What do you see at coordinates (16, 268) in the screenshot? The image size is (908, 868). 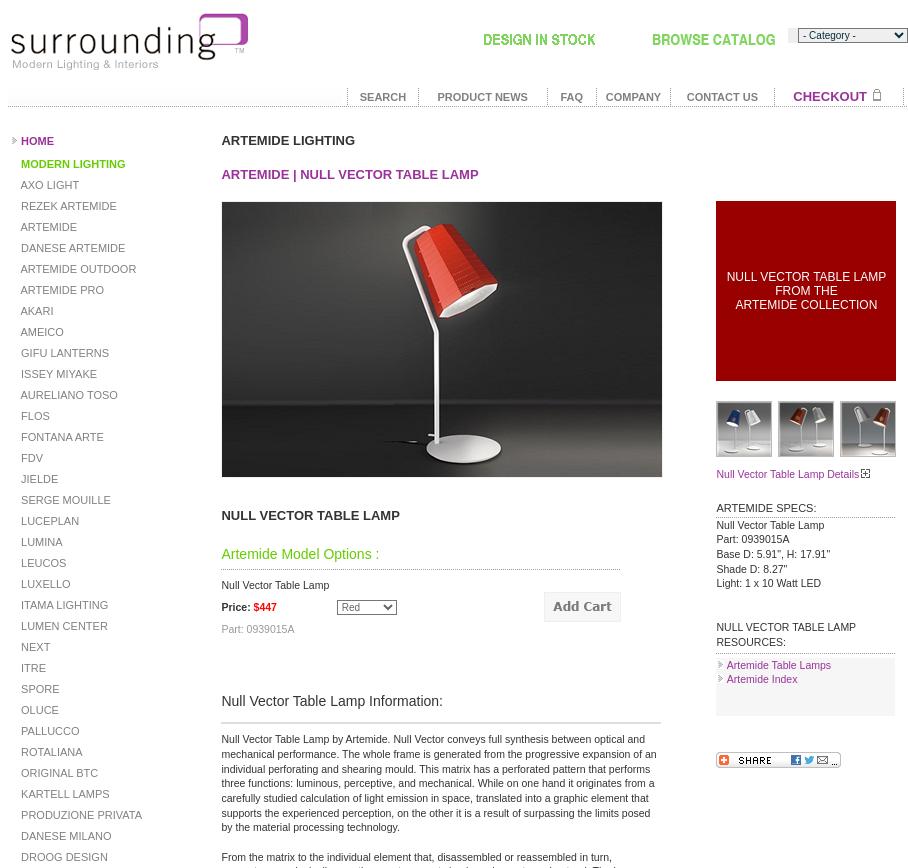 I see `'ARTEMIDE OUTDOOR'` at bounding box center [16, 268].